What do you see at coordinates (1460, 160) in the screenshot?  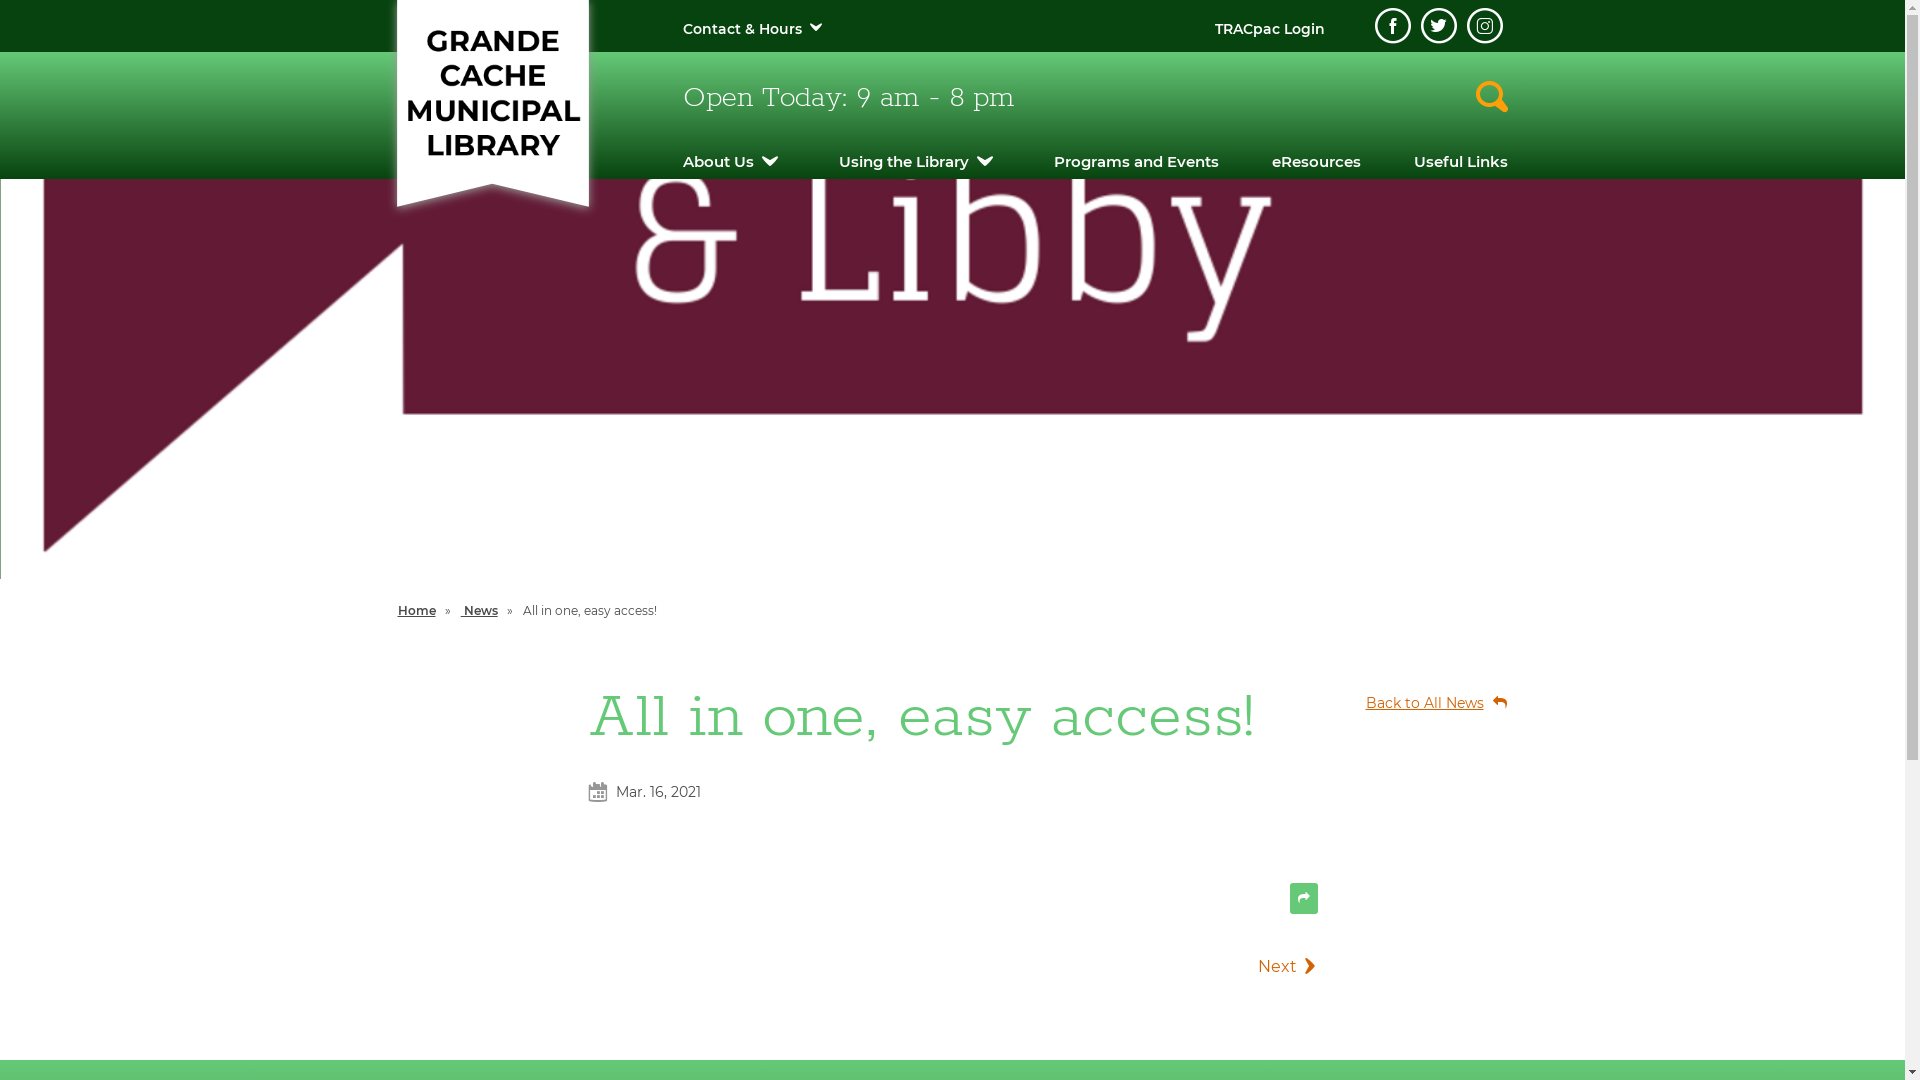 I see `'Useful Links'` at bounding box center [1460, 160].